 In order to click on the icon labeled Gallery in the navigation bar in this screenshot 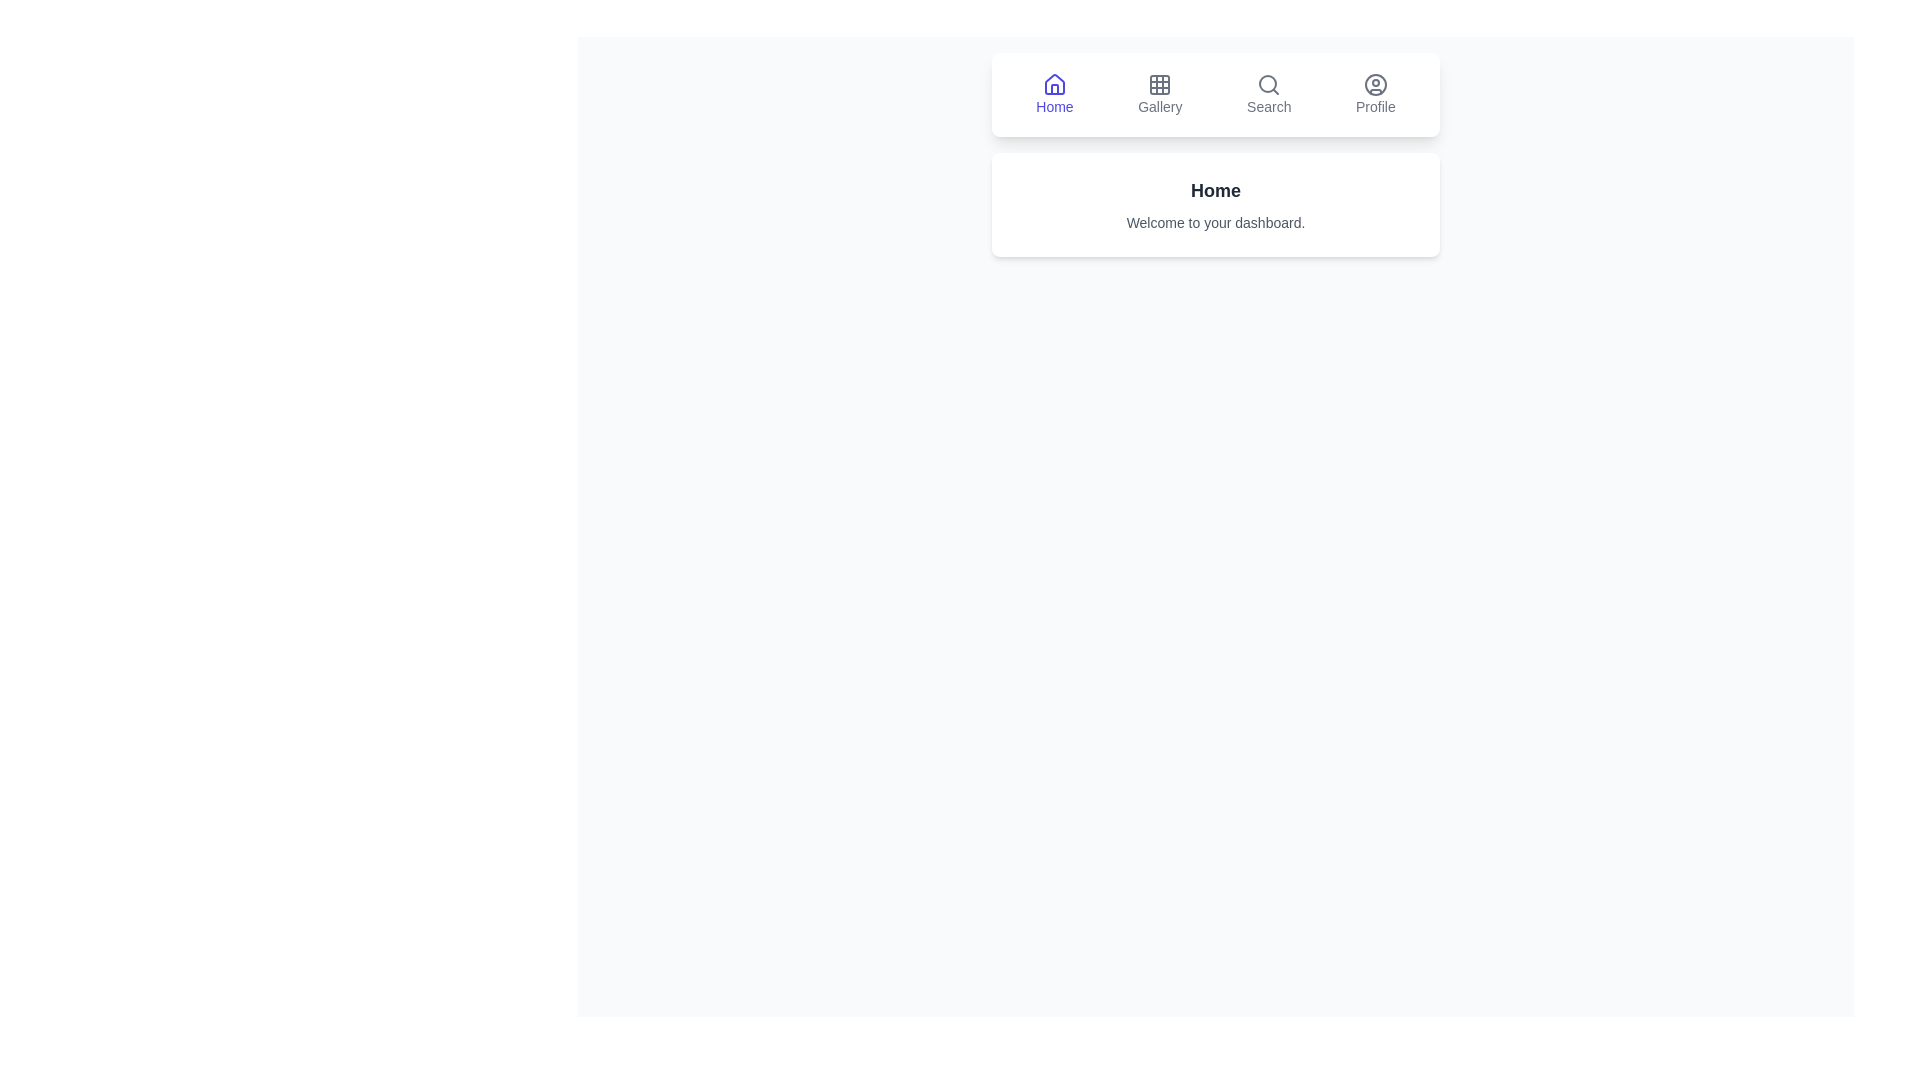, I will do `click(1160, 95)`.